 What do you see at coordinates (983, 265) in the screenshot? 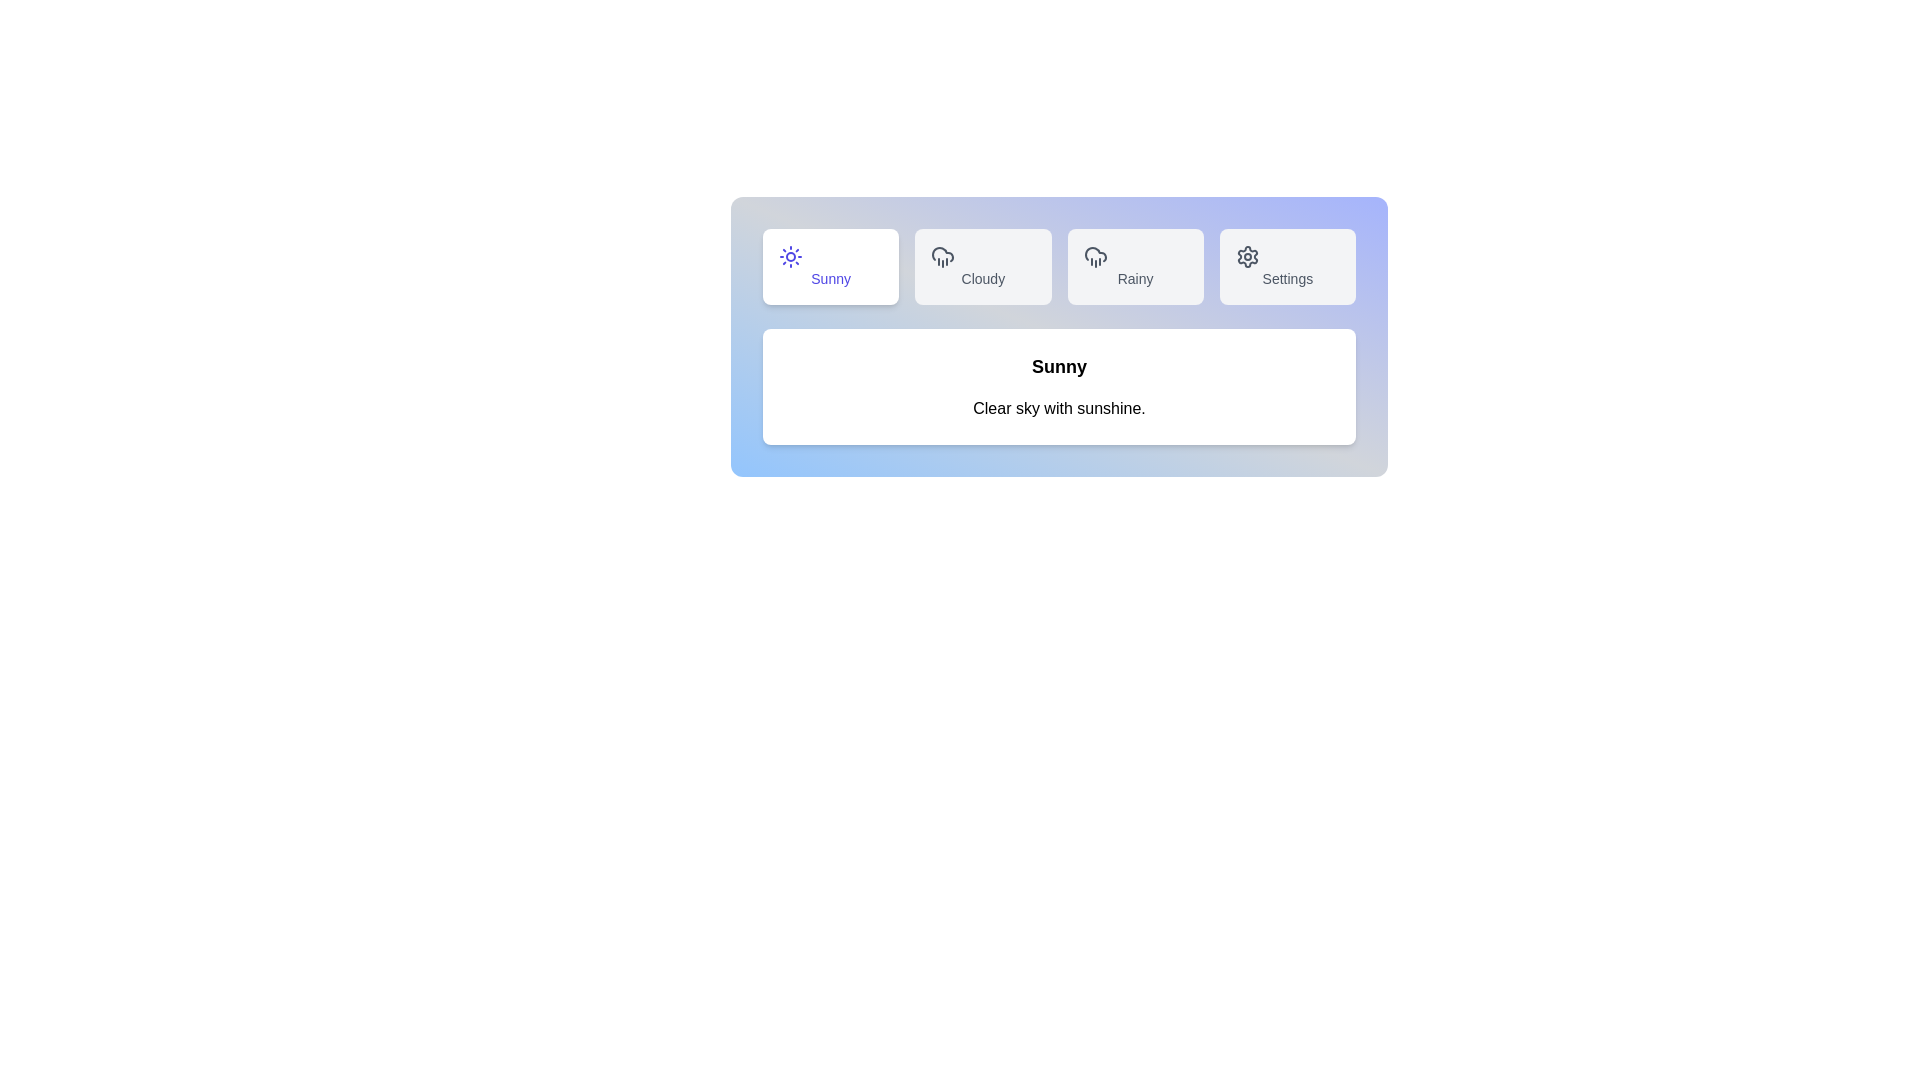
I see `the Cloudy tab` at bounding box center [983, 265].